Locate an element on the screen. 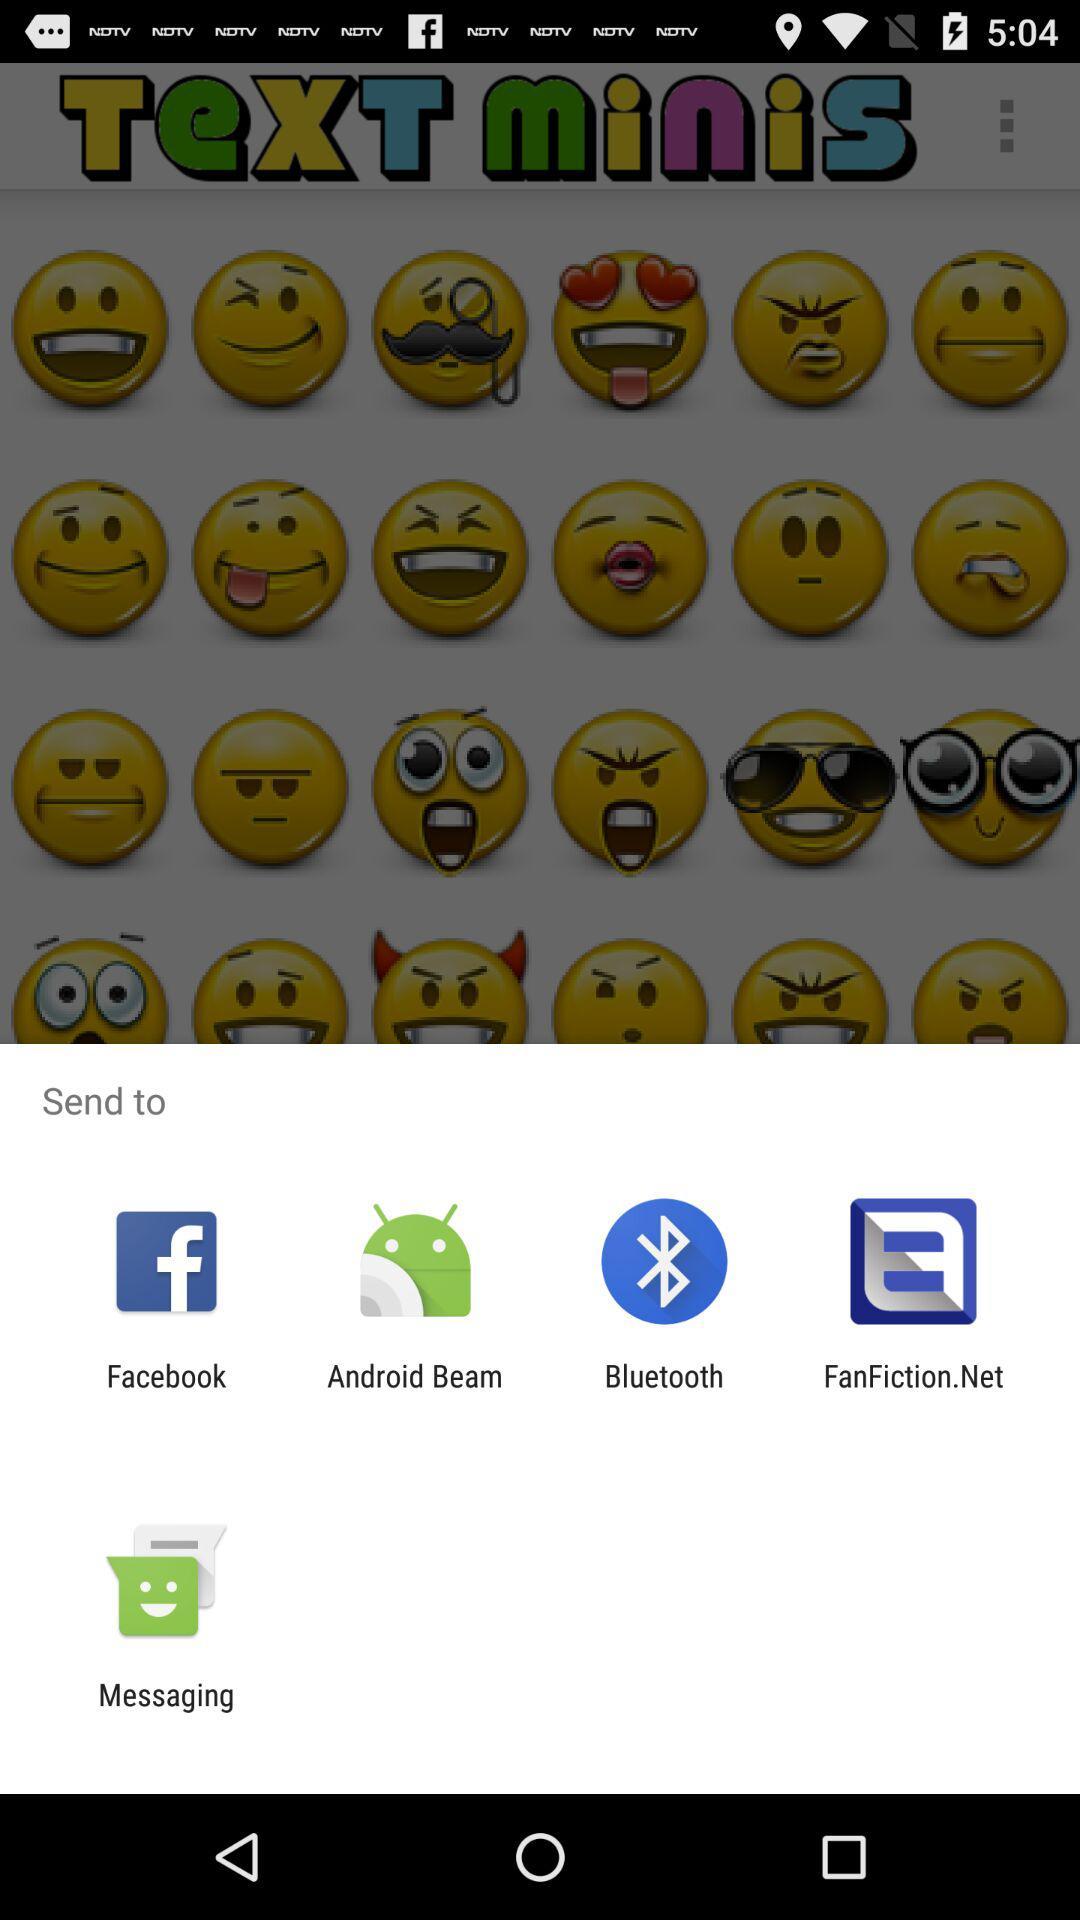 This screenshot has width=1080, height=1920. item to the right of the android beam item is located at coordinates (664, 1392).